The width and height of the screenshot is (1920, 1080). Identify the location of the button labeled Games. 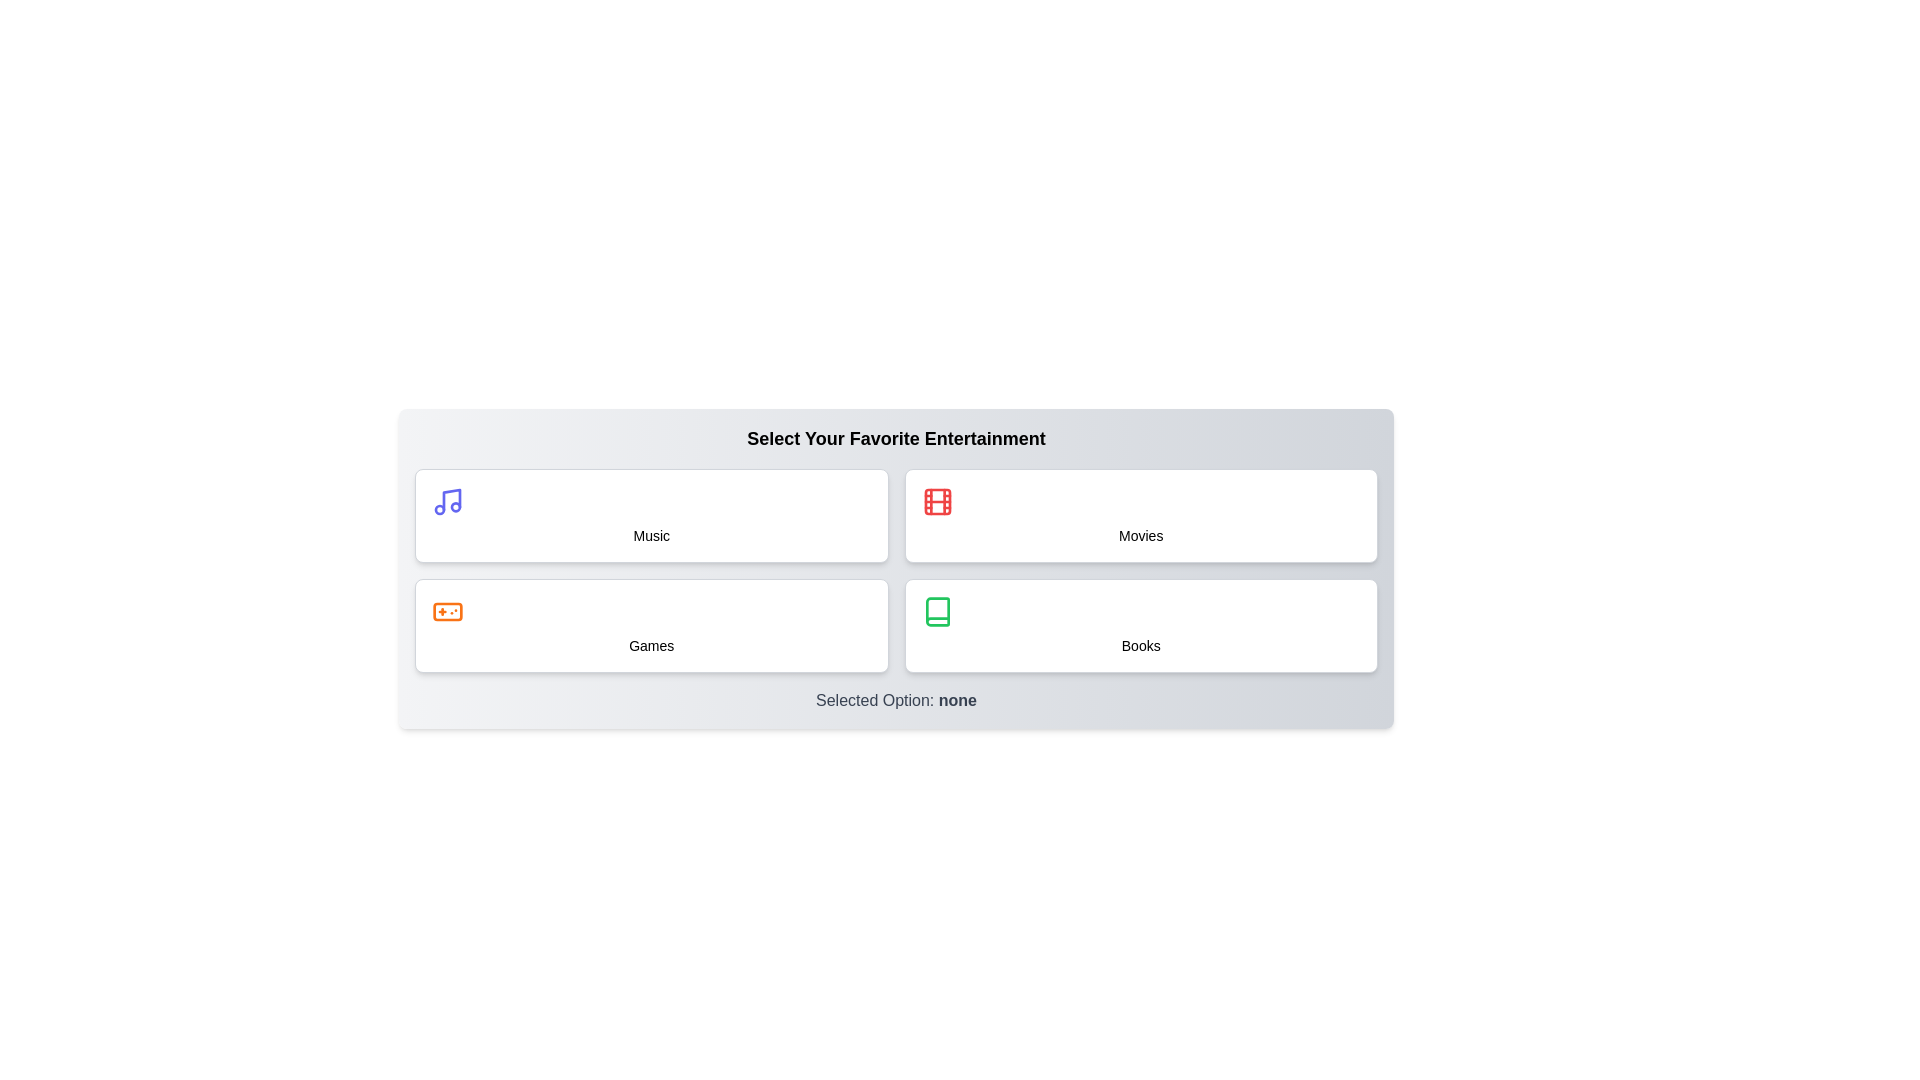
(651, 624).